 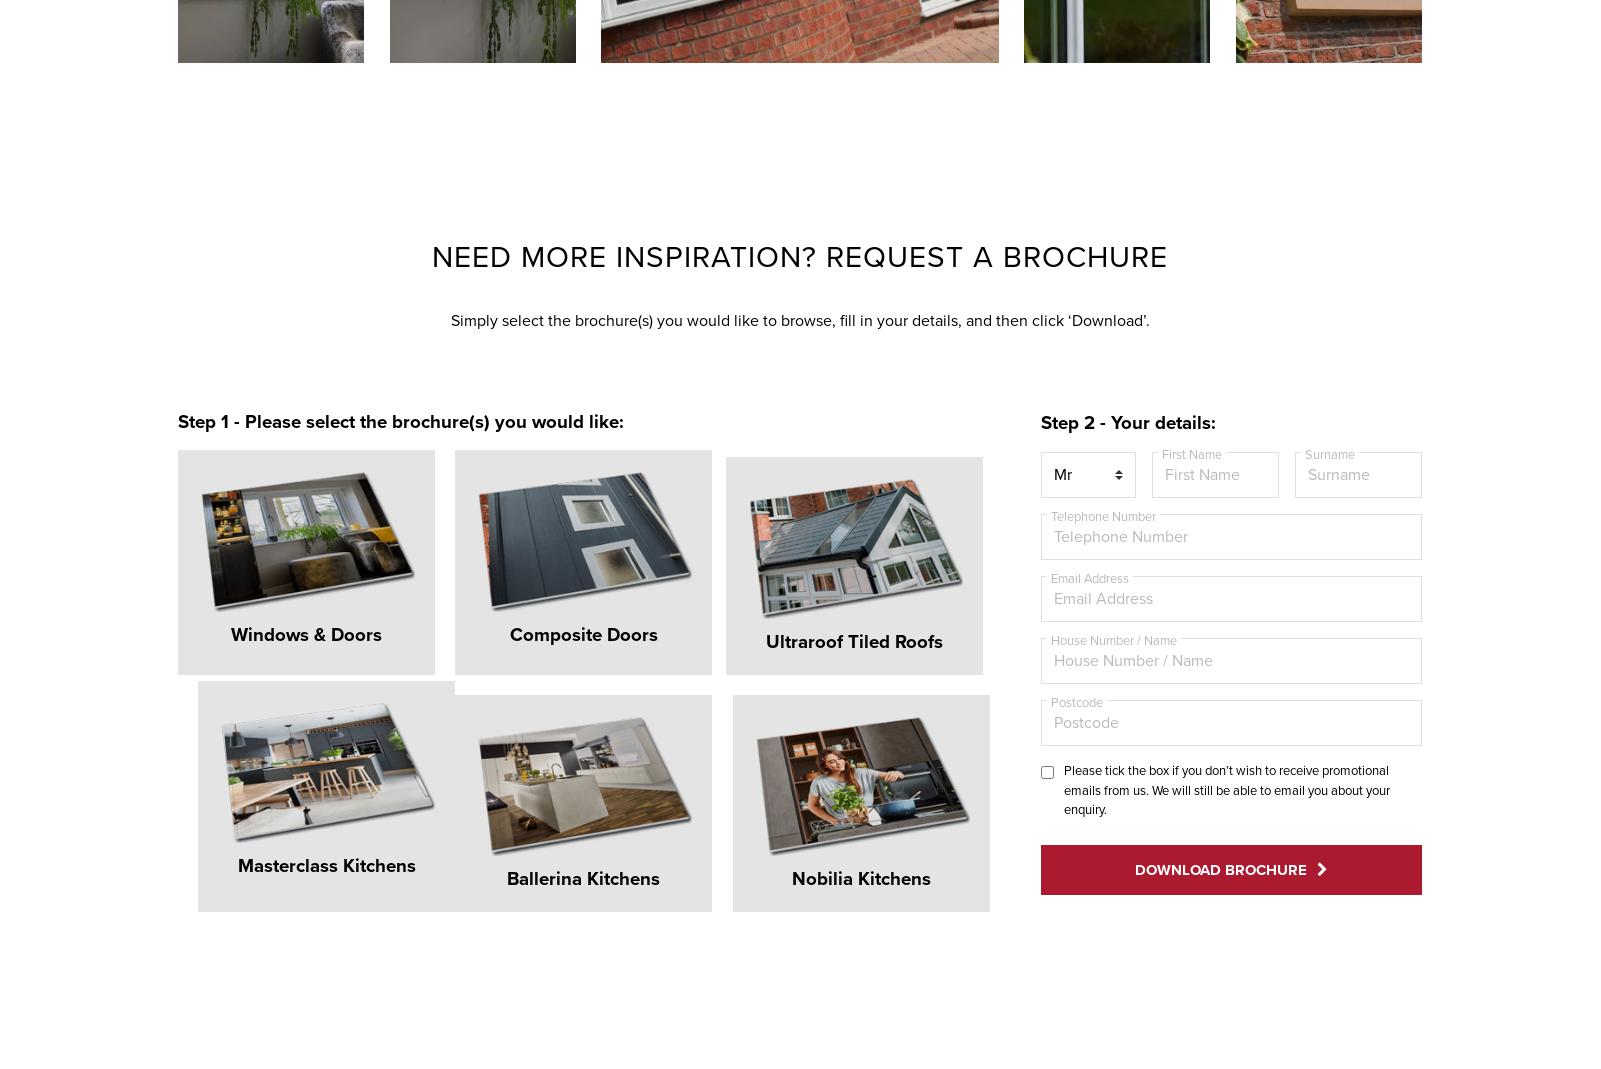 I want to click on 'Windows & Doors', so click(x=271, y=601).